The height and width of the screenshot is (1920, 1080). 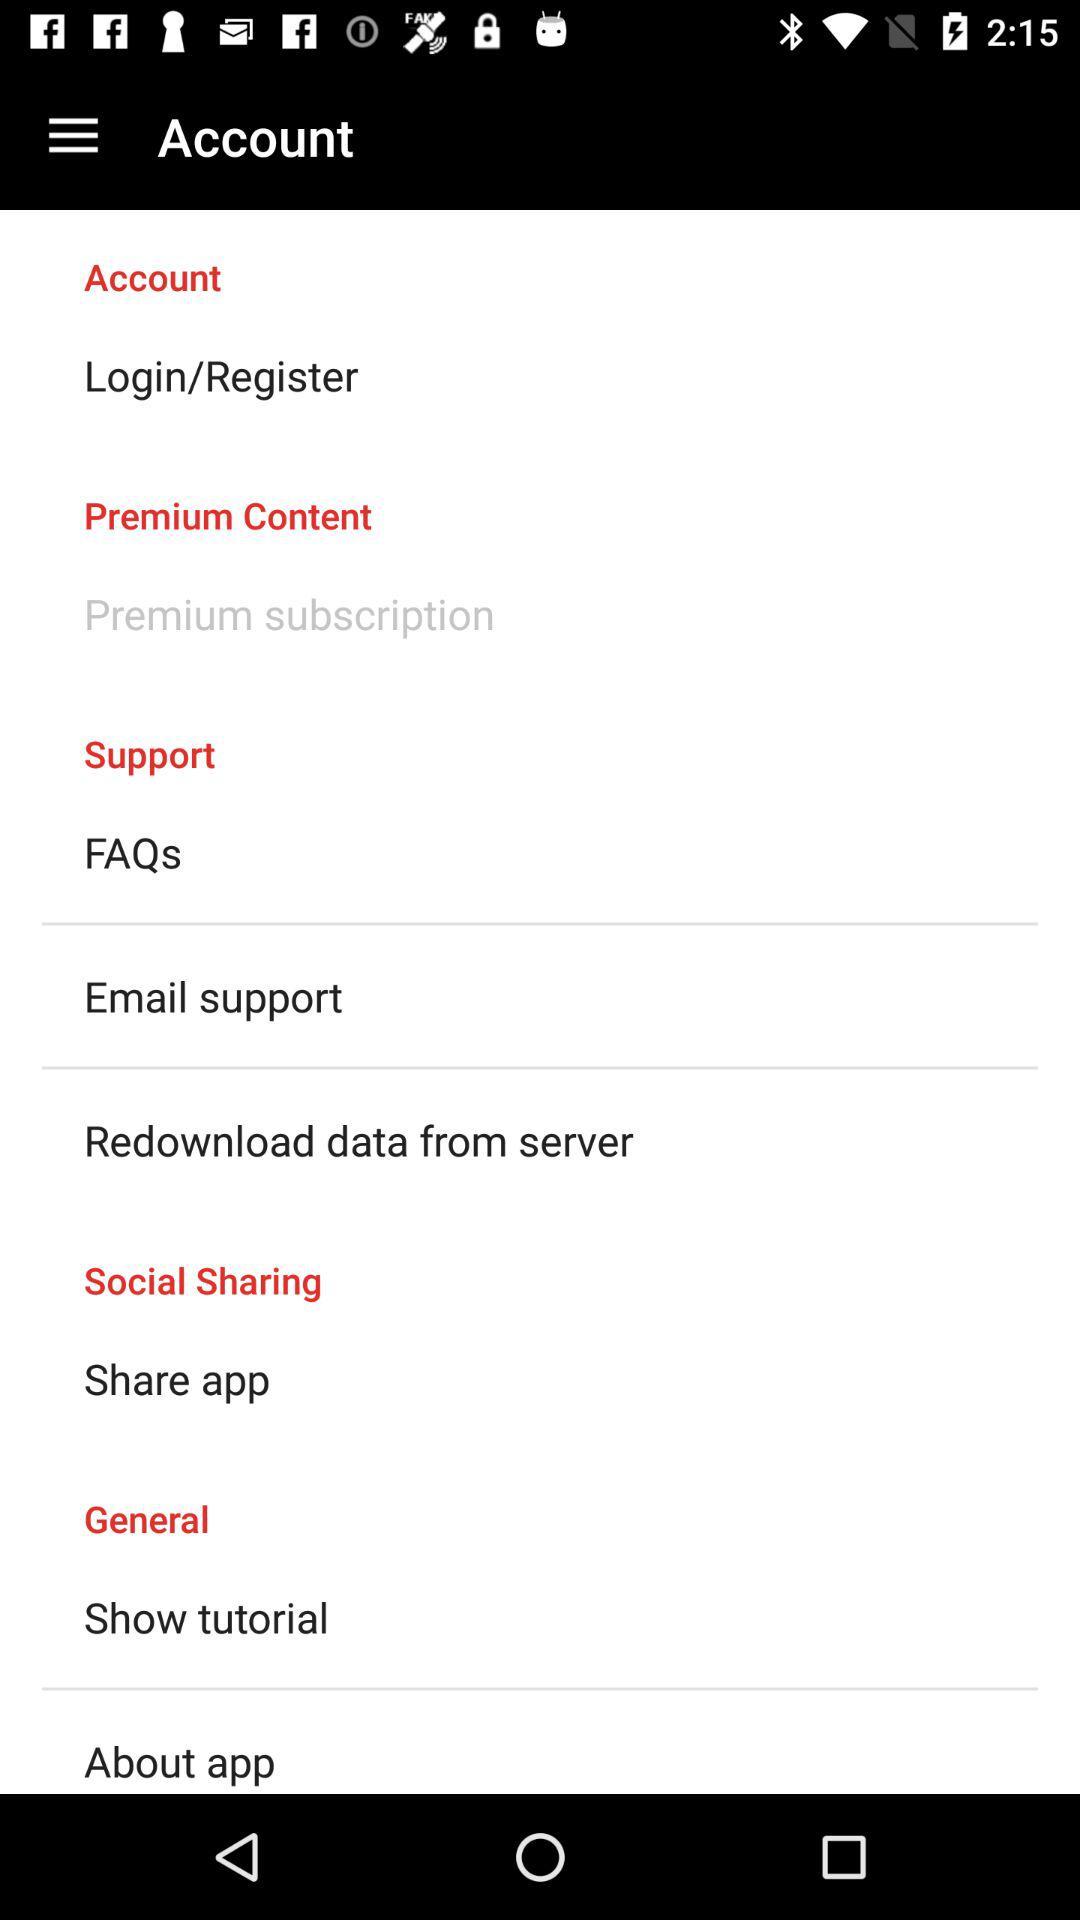 I want to click on the item below login/register item, so click(x=540, y=494).